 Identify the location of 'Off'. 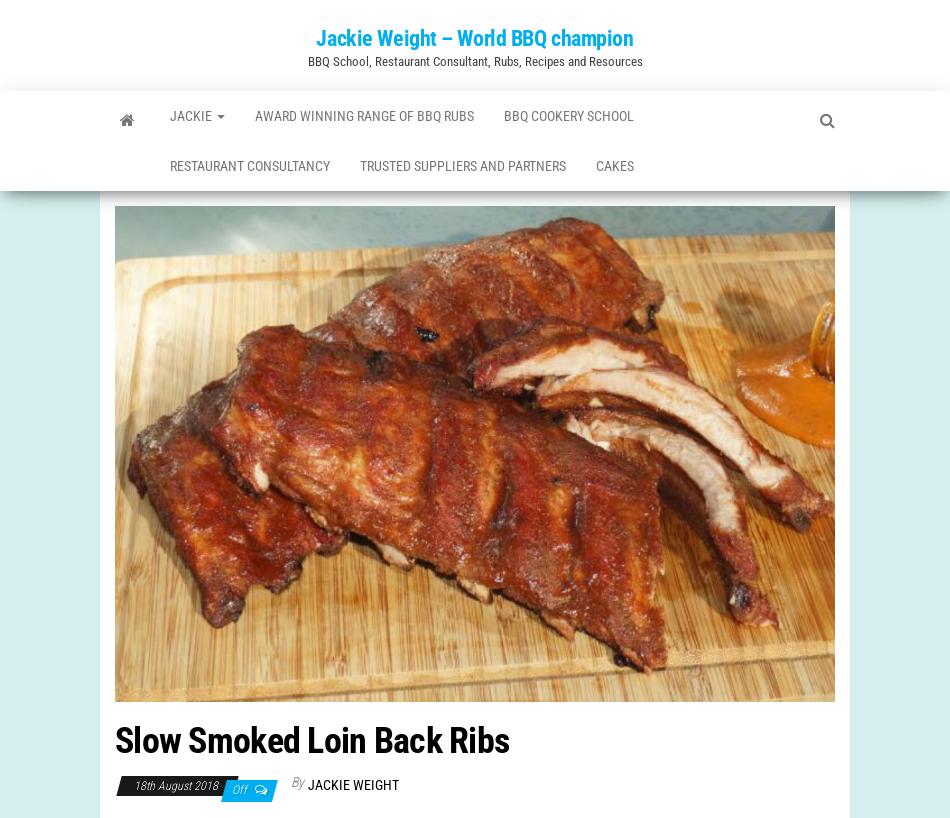
(240, 809).